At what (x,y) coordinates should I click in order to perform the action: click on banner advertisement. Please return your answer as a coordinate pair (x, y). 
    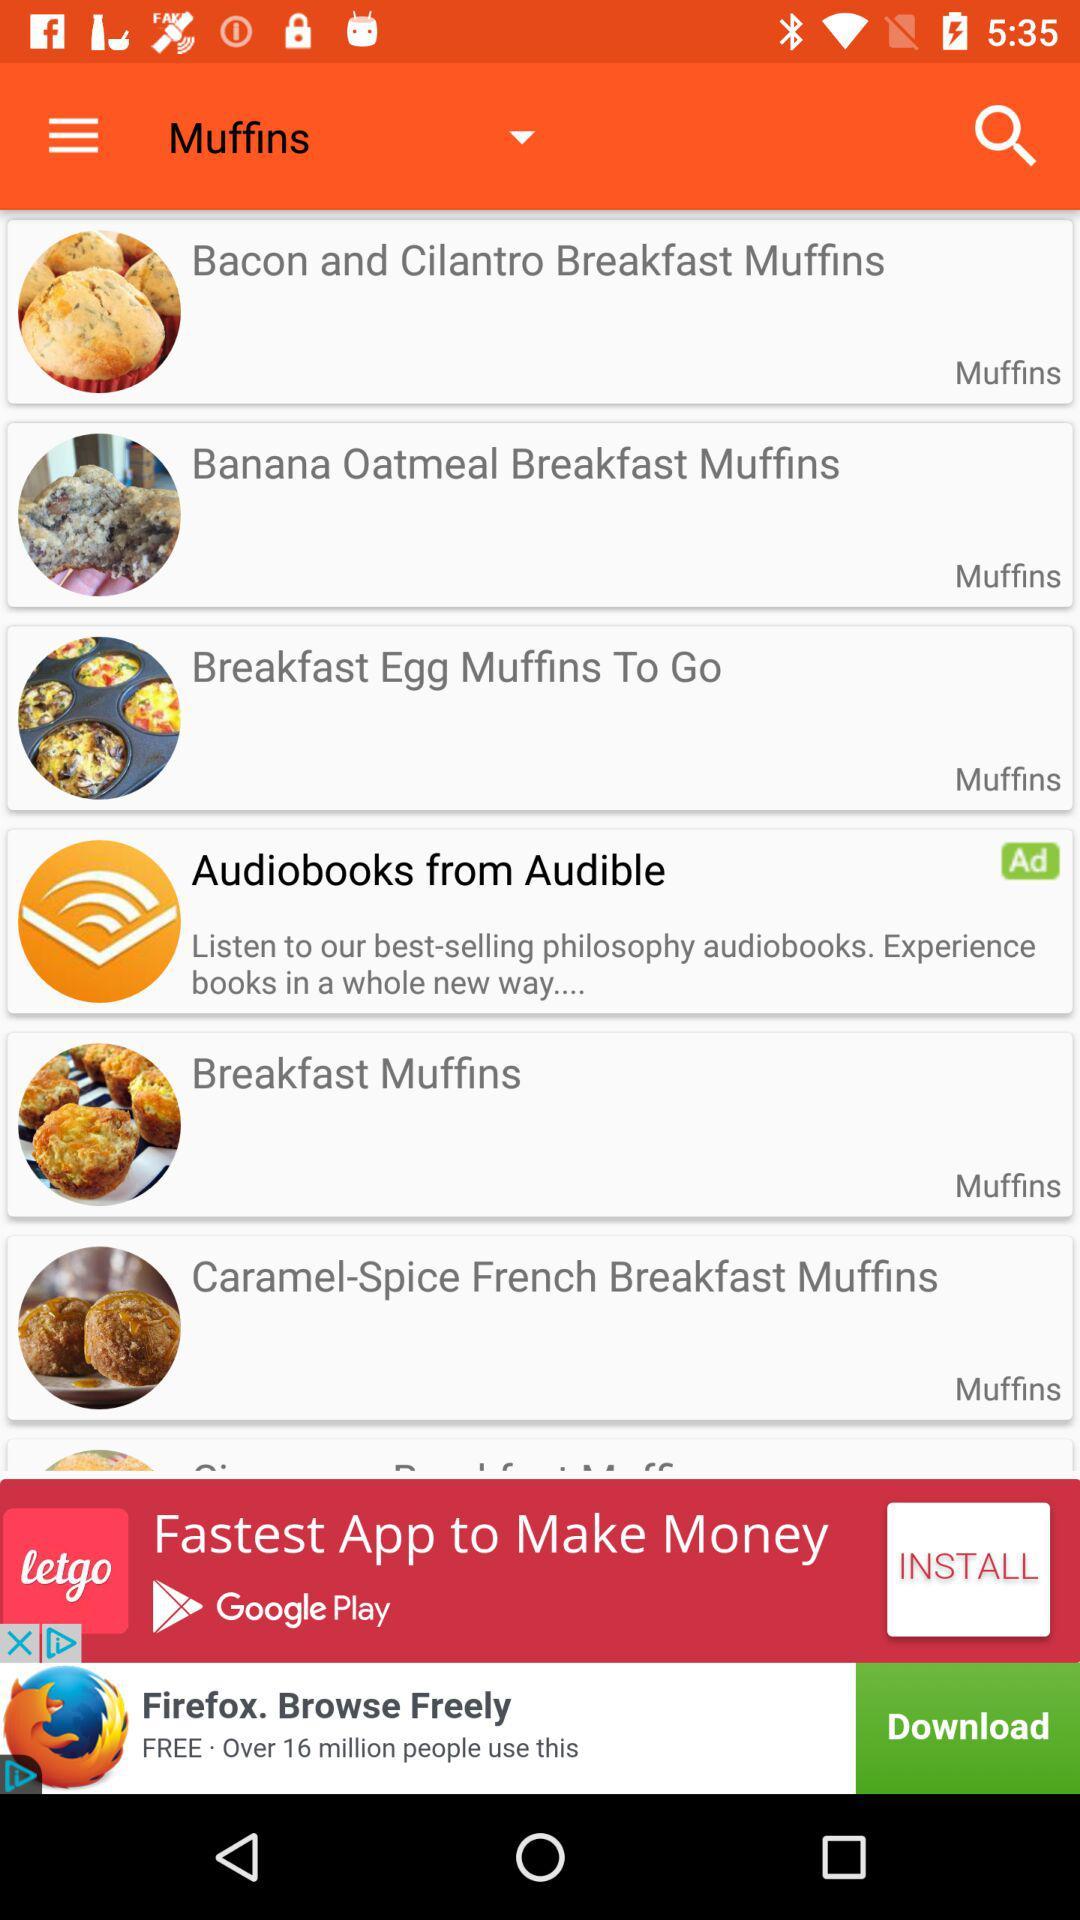
    Looking at the image, I should click on (540, 1569).